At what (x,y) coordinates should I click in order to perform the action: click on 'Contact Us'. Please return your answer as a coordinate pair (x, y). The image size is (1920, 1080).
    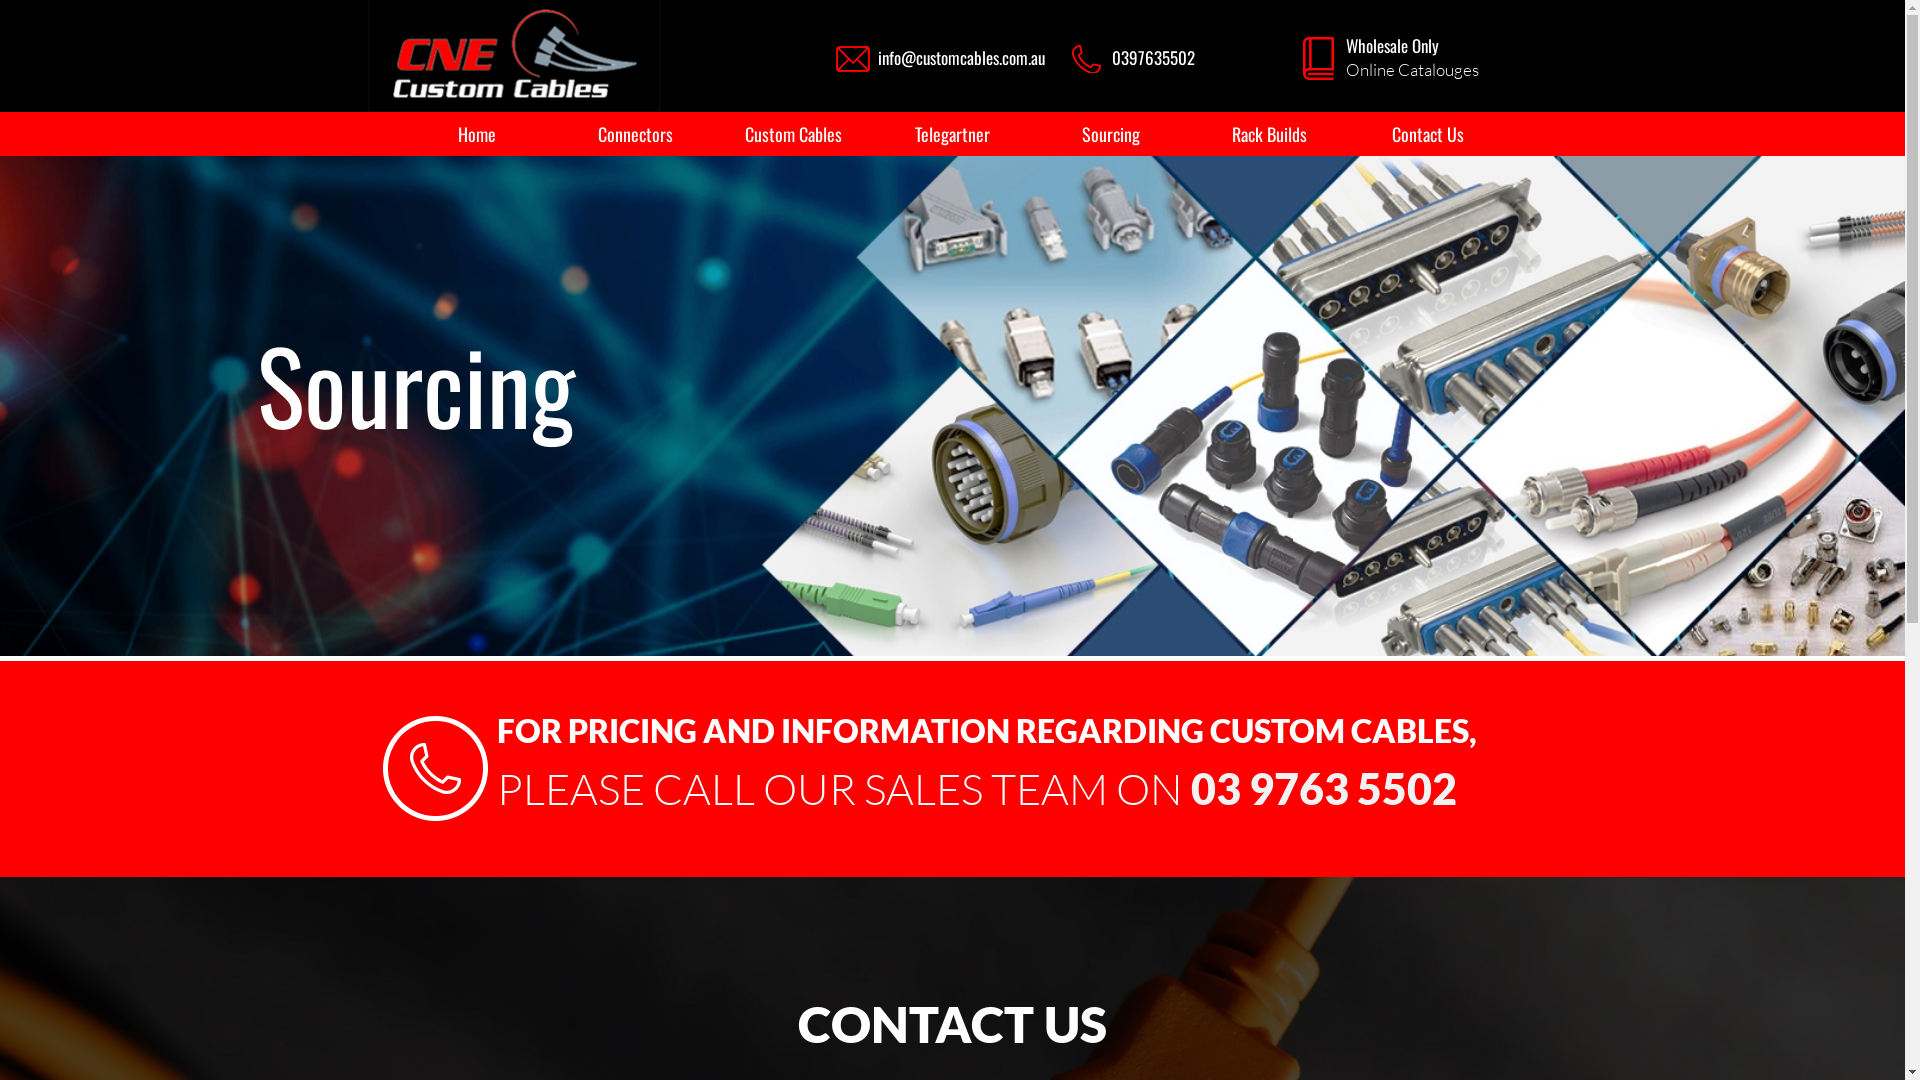
    Looking at the image, I should click on (1426, 134).